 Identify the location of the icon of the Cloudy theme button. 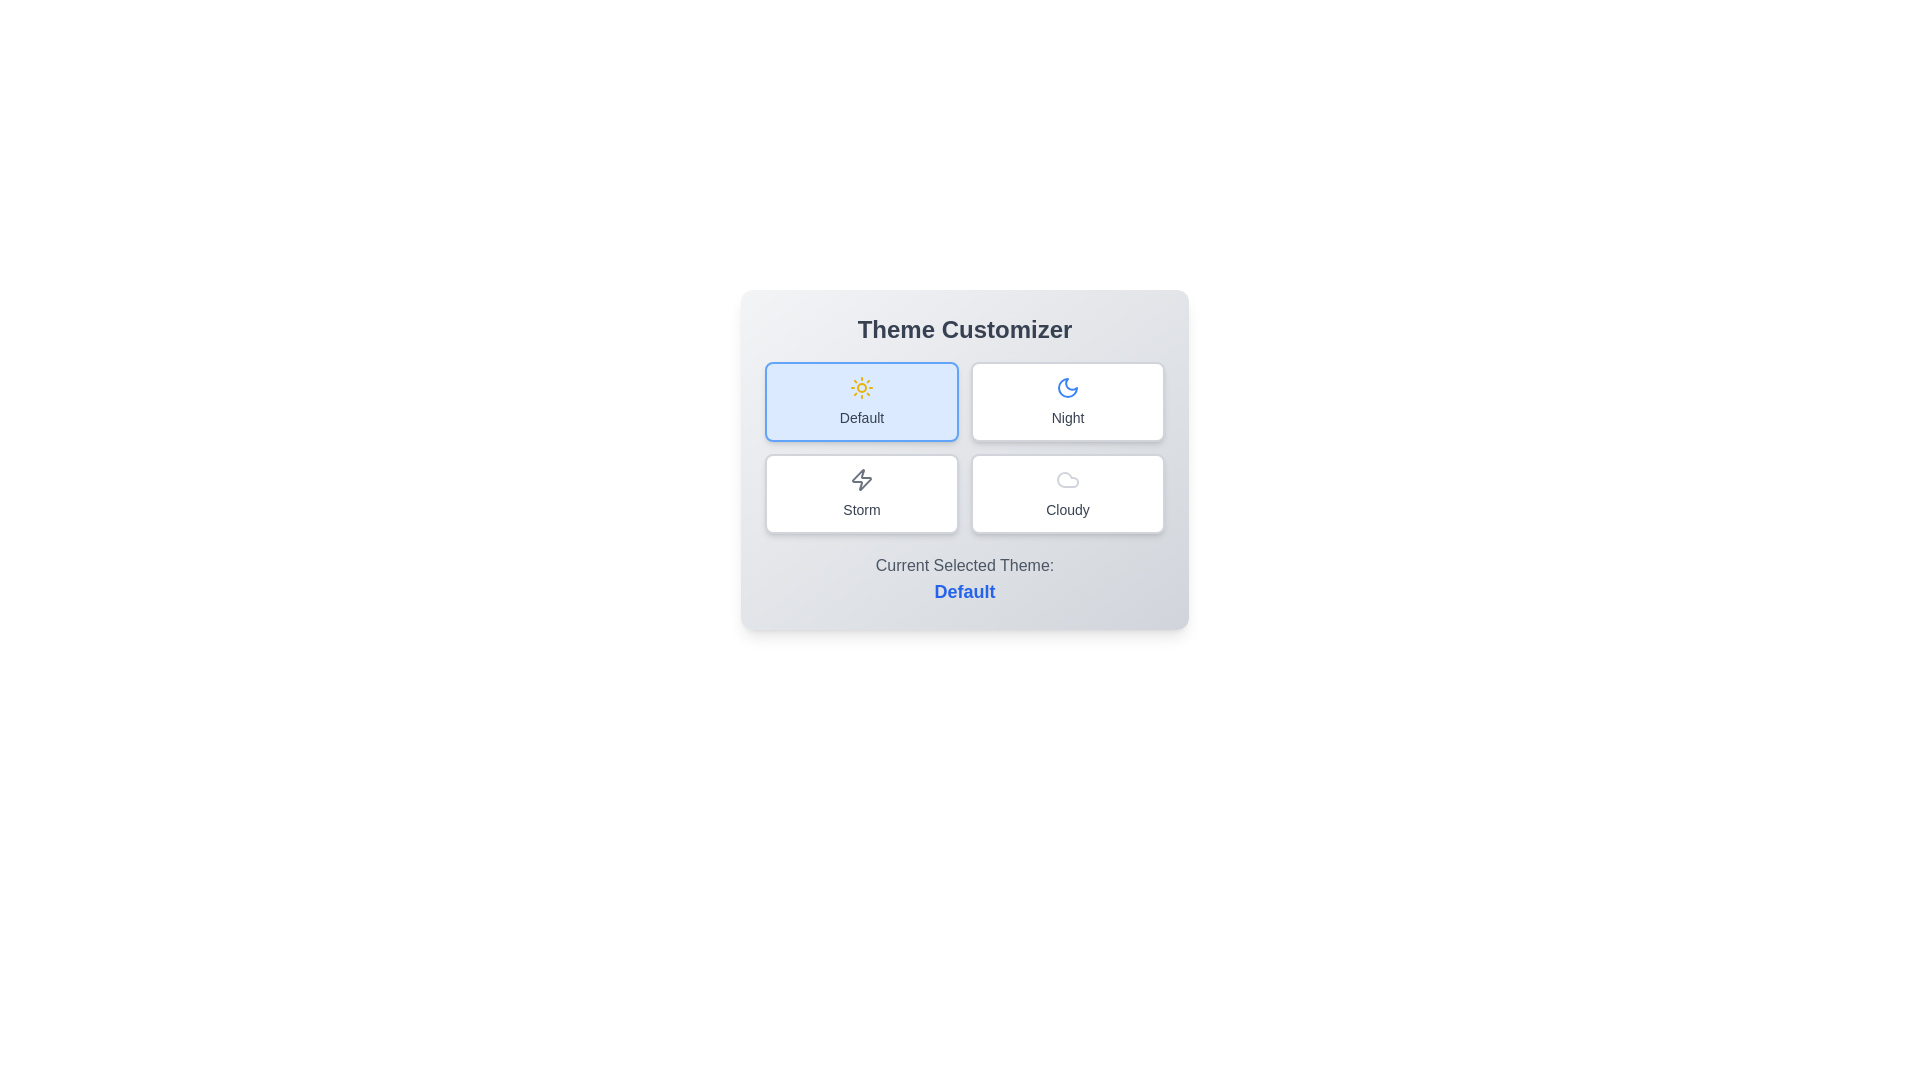
(1067, 479).